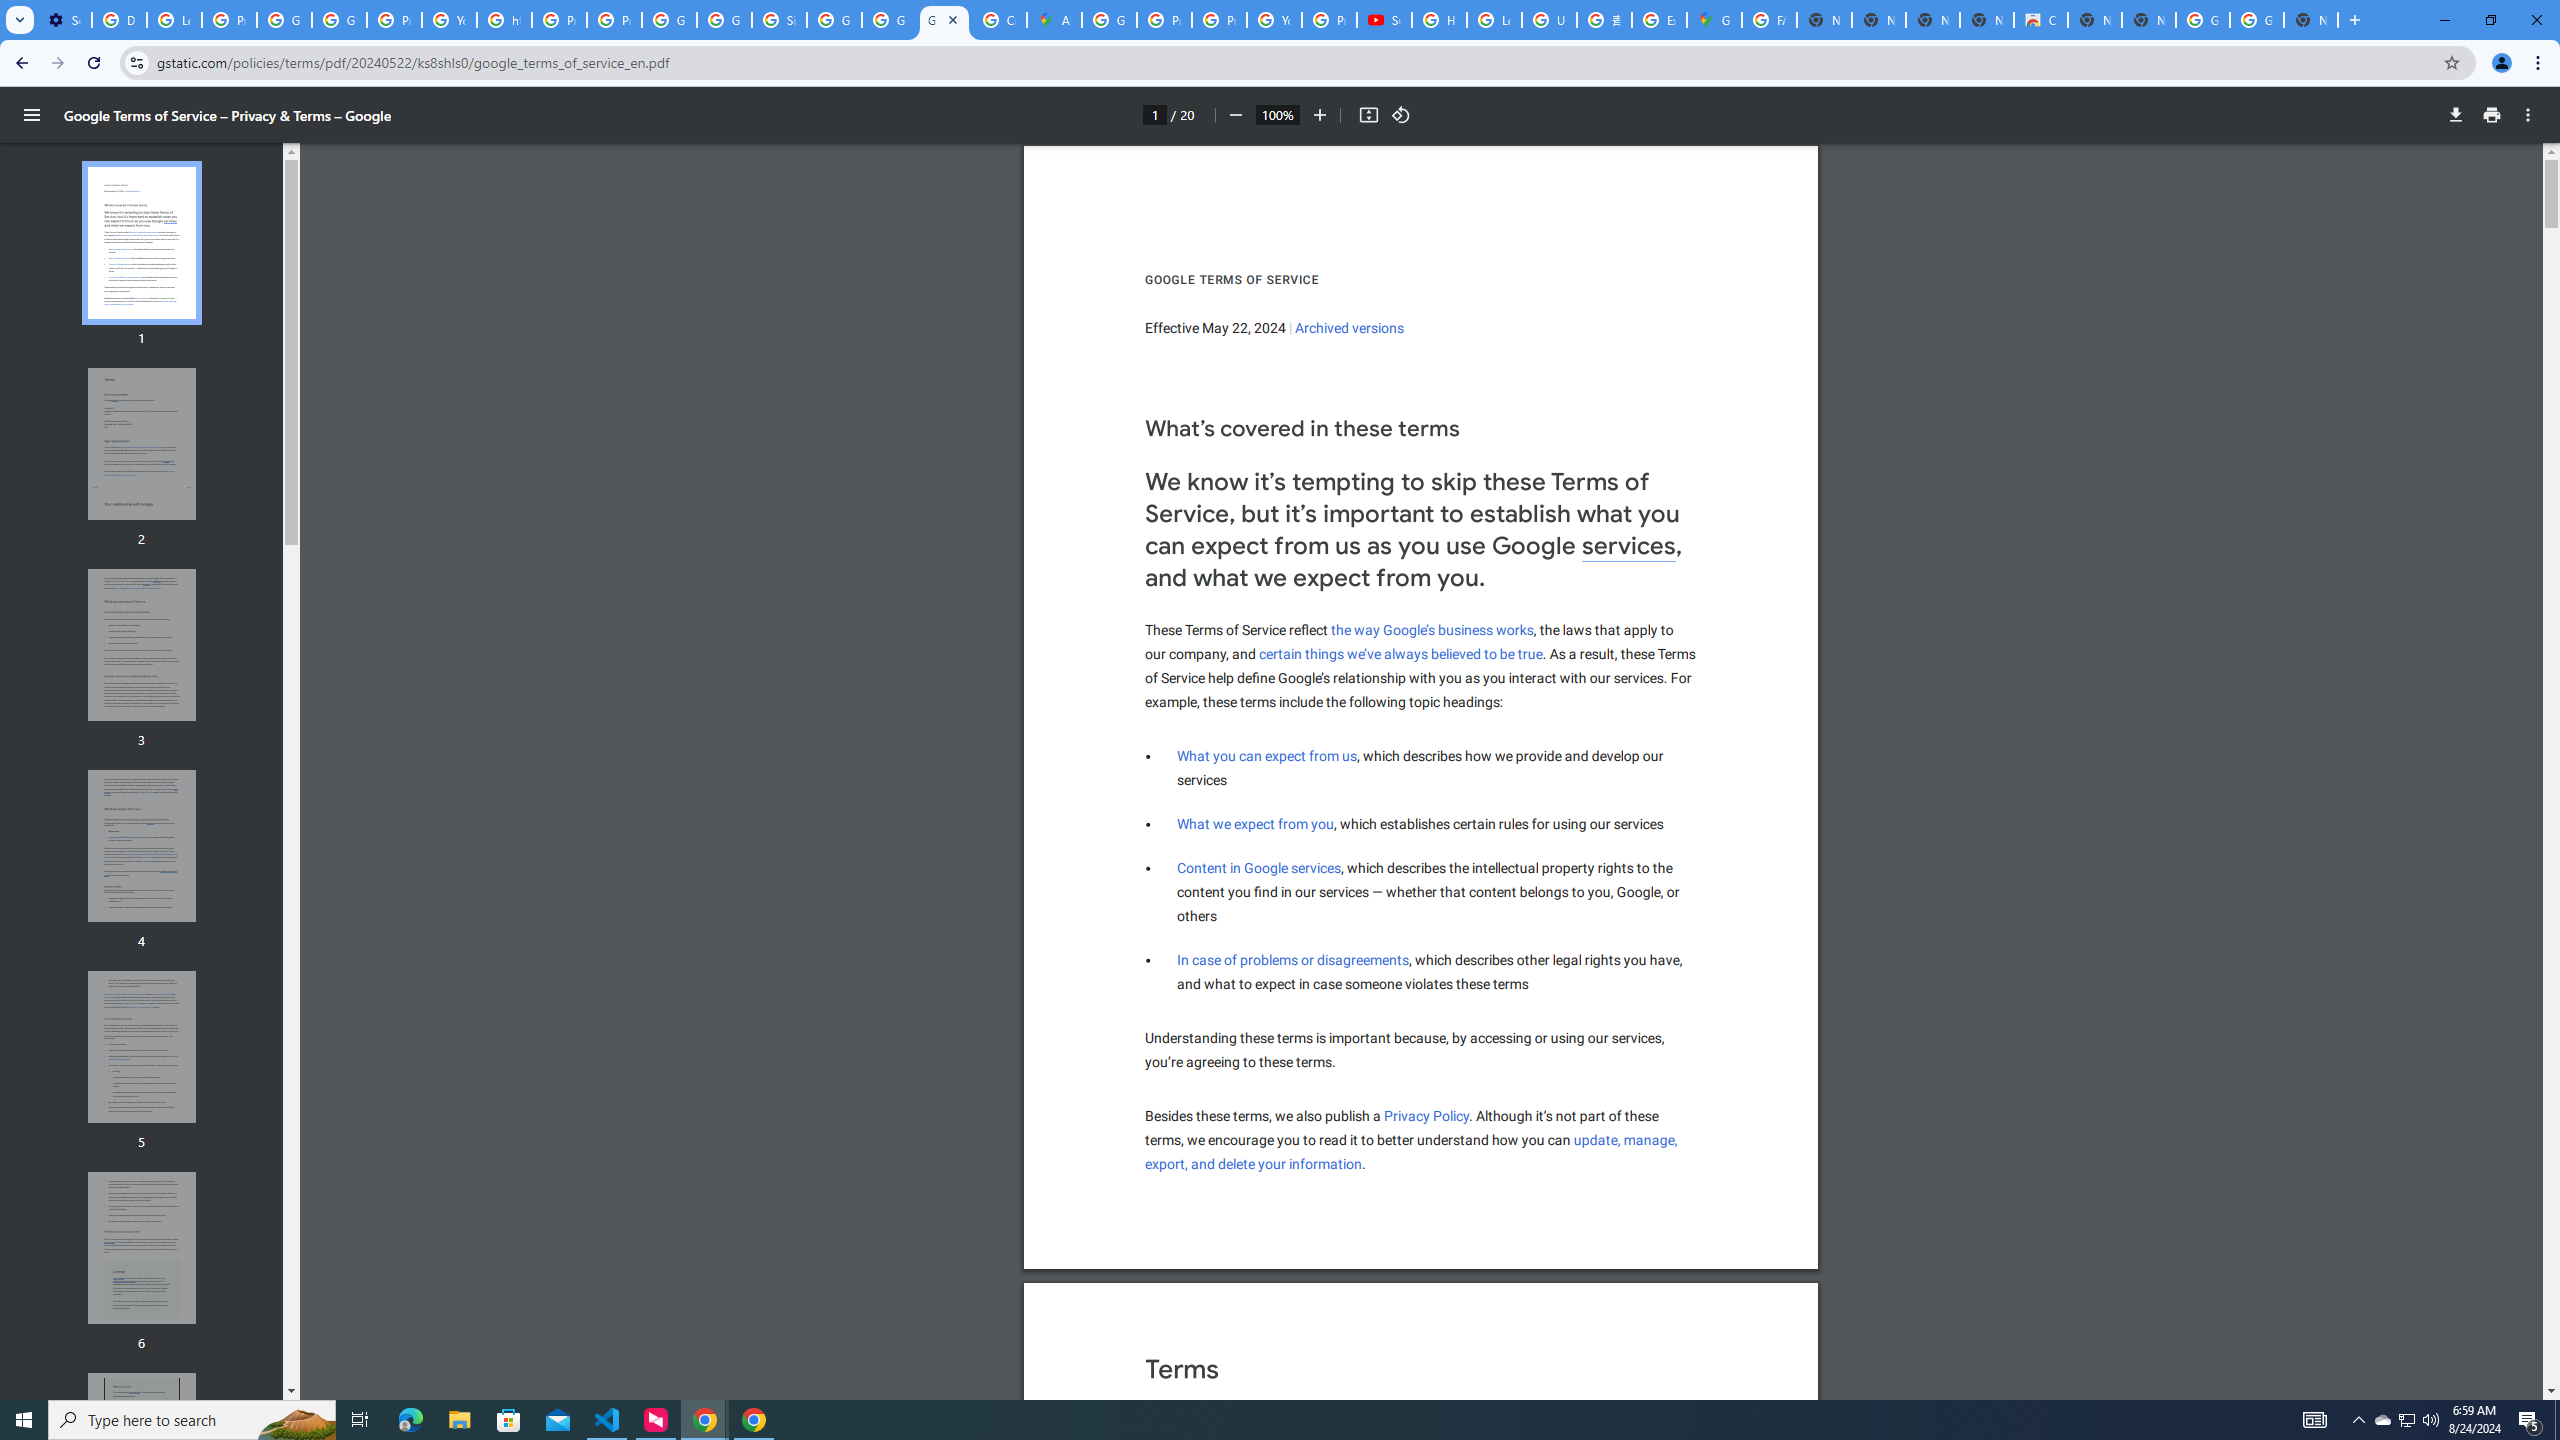 This screenshot has height=1440, width=2560. What do you see at coordinates (1626, 1140) in the screenshot?
I see `'update, manage,'` at bounding box center [1626, 1140].